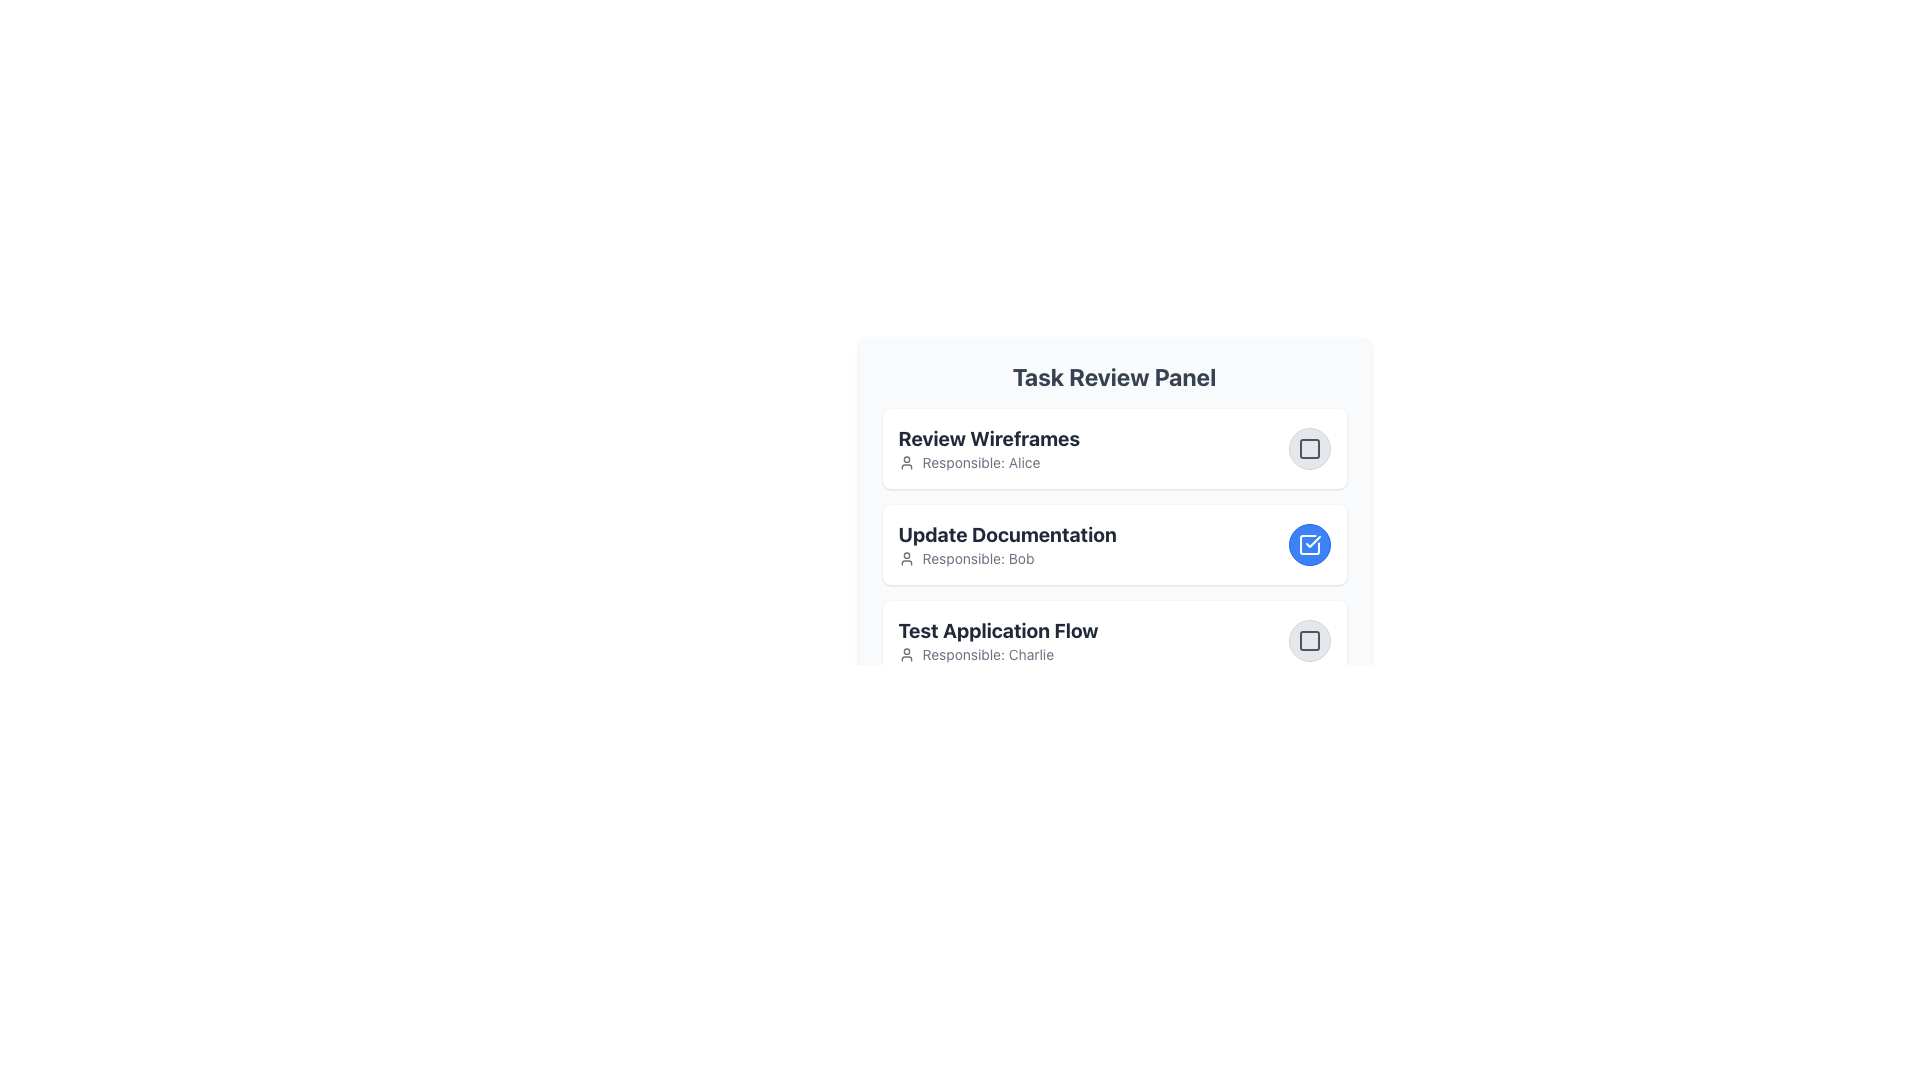 This screenshot has height=1080, width=1920. What do you see at coordinates (1309, 544) in the screenshot?
I see `the checkbox styled button with a checkmark icon` at bounding box center [1309, 544].